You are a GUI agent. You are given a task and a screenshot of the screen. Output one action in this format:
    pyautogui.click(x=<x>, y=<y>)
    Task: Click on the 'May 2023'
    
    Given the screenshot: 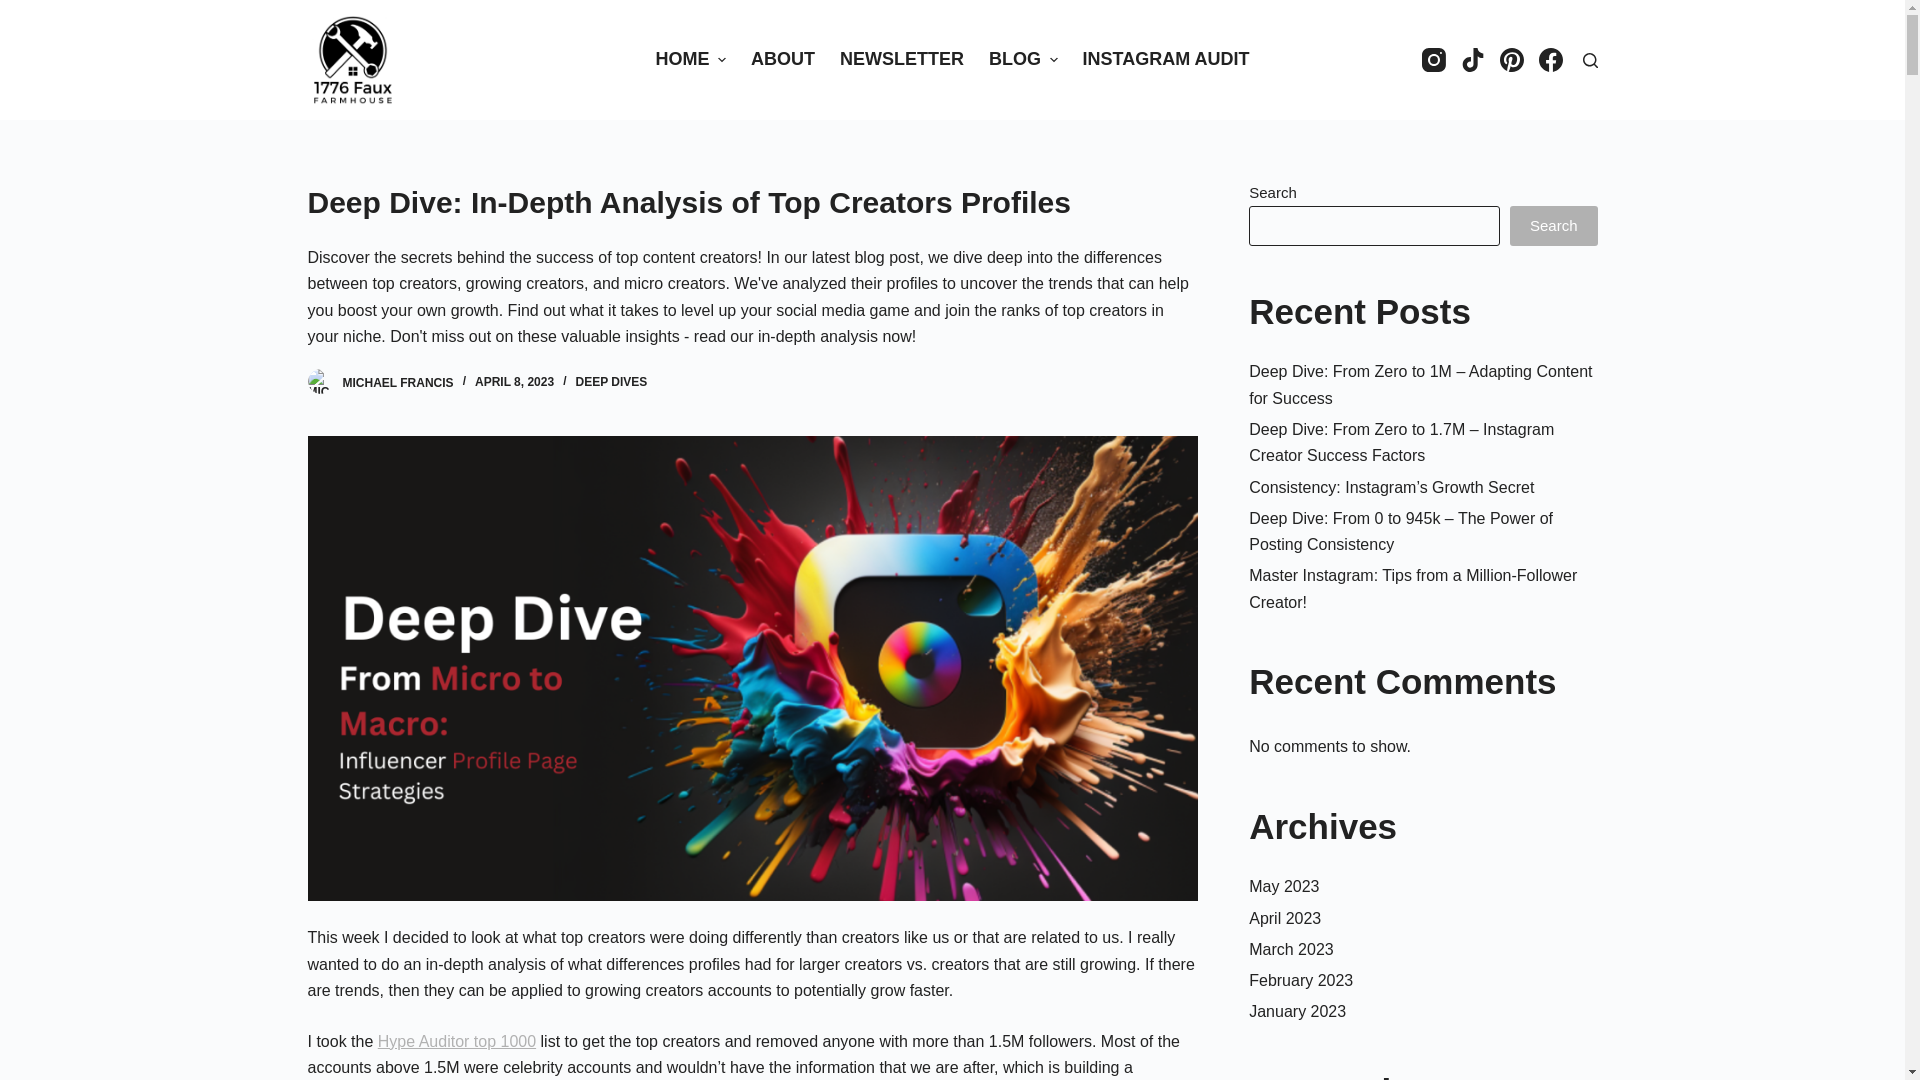 What is the action you would take?
    pyautogui.click(x=1283, y=885)
    